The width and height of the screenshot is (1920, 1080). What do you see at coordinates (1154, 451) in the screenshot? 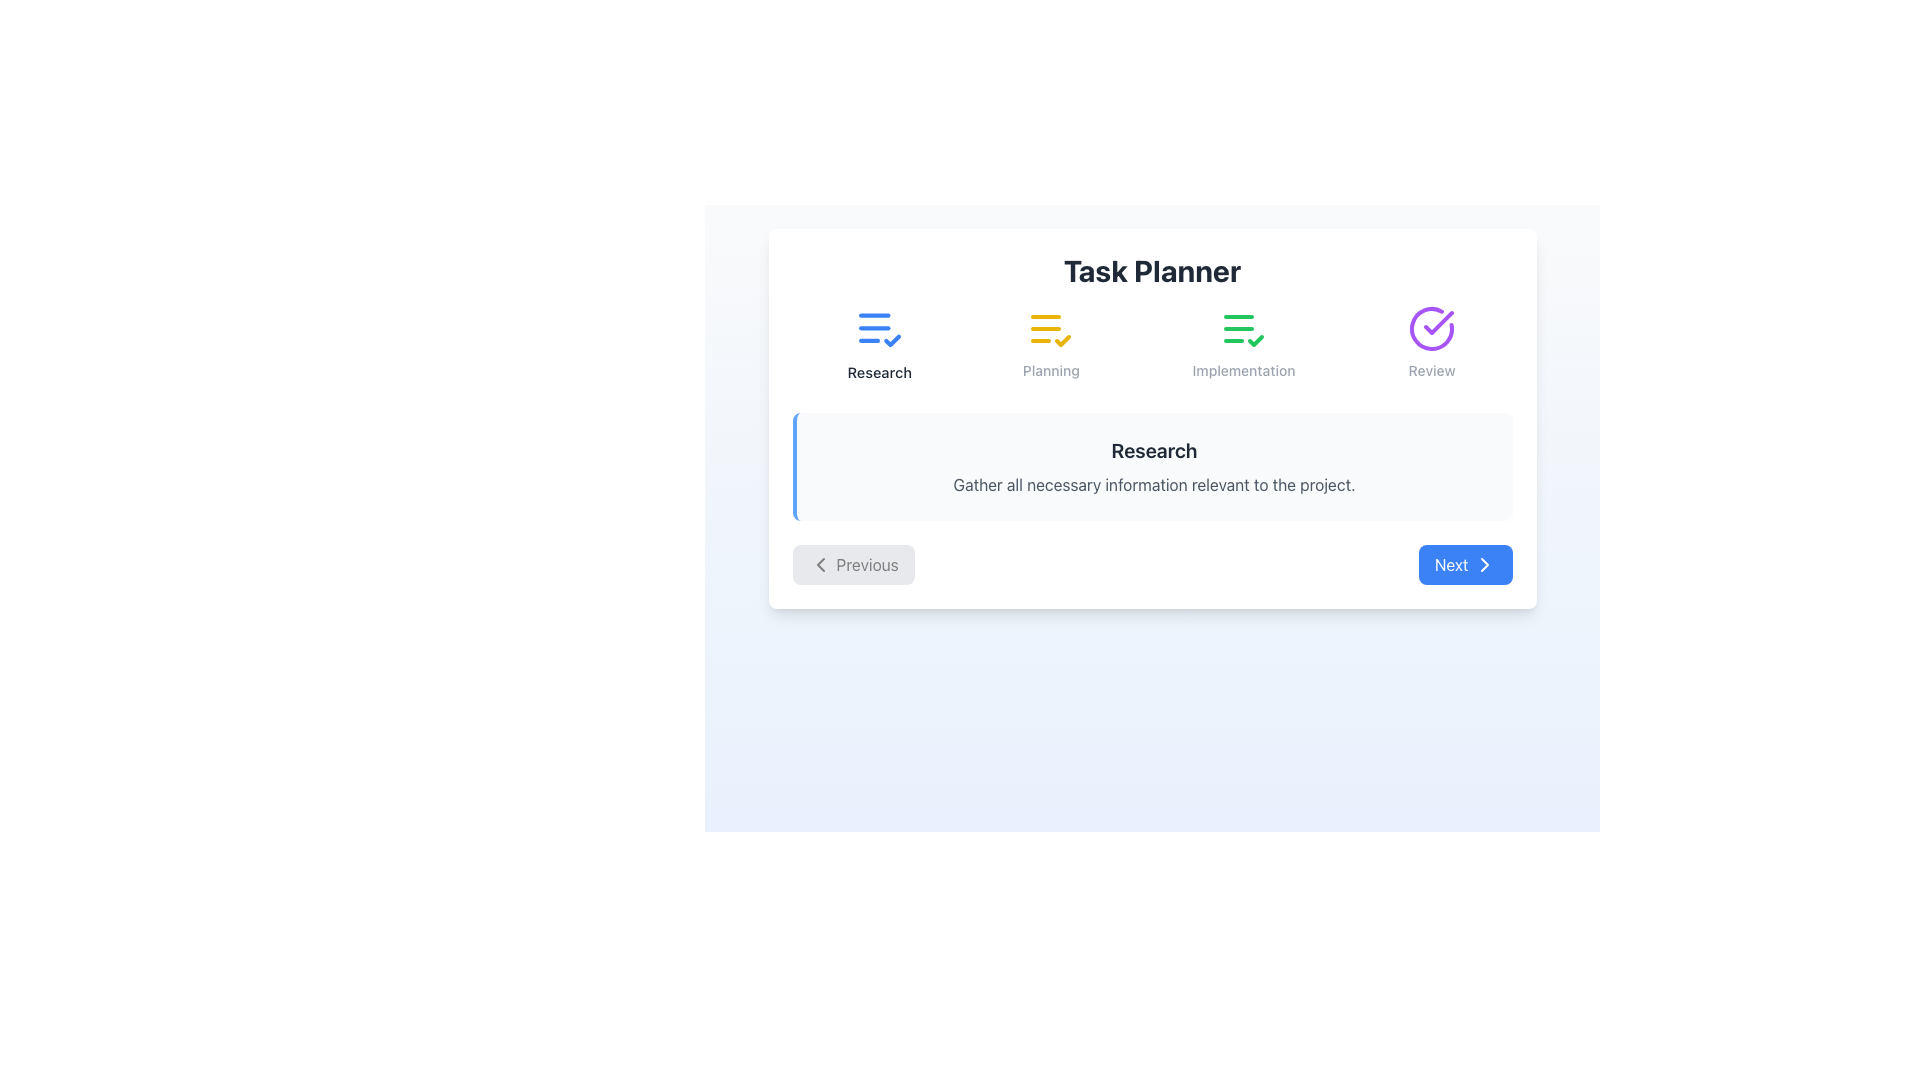
I see `the Header text element that serves as a title for the descriptive text below it, located in a bordered box with a light gray background and a blue accent left border, positioned centrally above the descriptive text` at bounding box center [1154, 451].